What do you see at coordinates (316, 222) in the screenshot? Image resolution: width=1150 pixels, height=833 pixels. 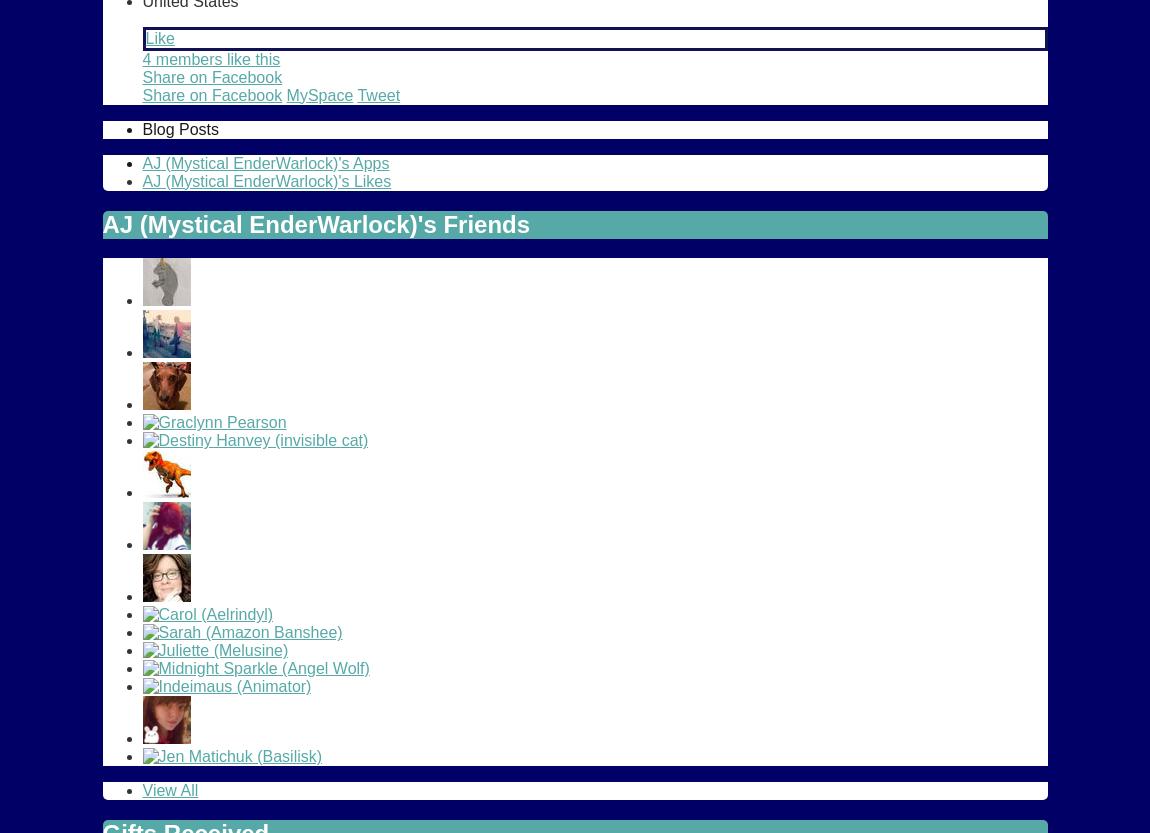 I see `'AJ (Mystical EnderWarlock)'s Friends'` at bounding box center [316, 222].